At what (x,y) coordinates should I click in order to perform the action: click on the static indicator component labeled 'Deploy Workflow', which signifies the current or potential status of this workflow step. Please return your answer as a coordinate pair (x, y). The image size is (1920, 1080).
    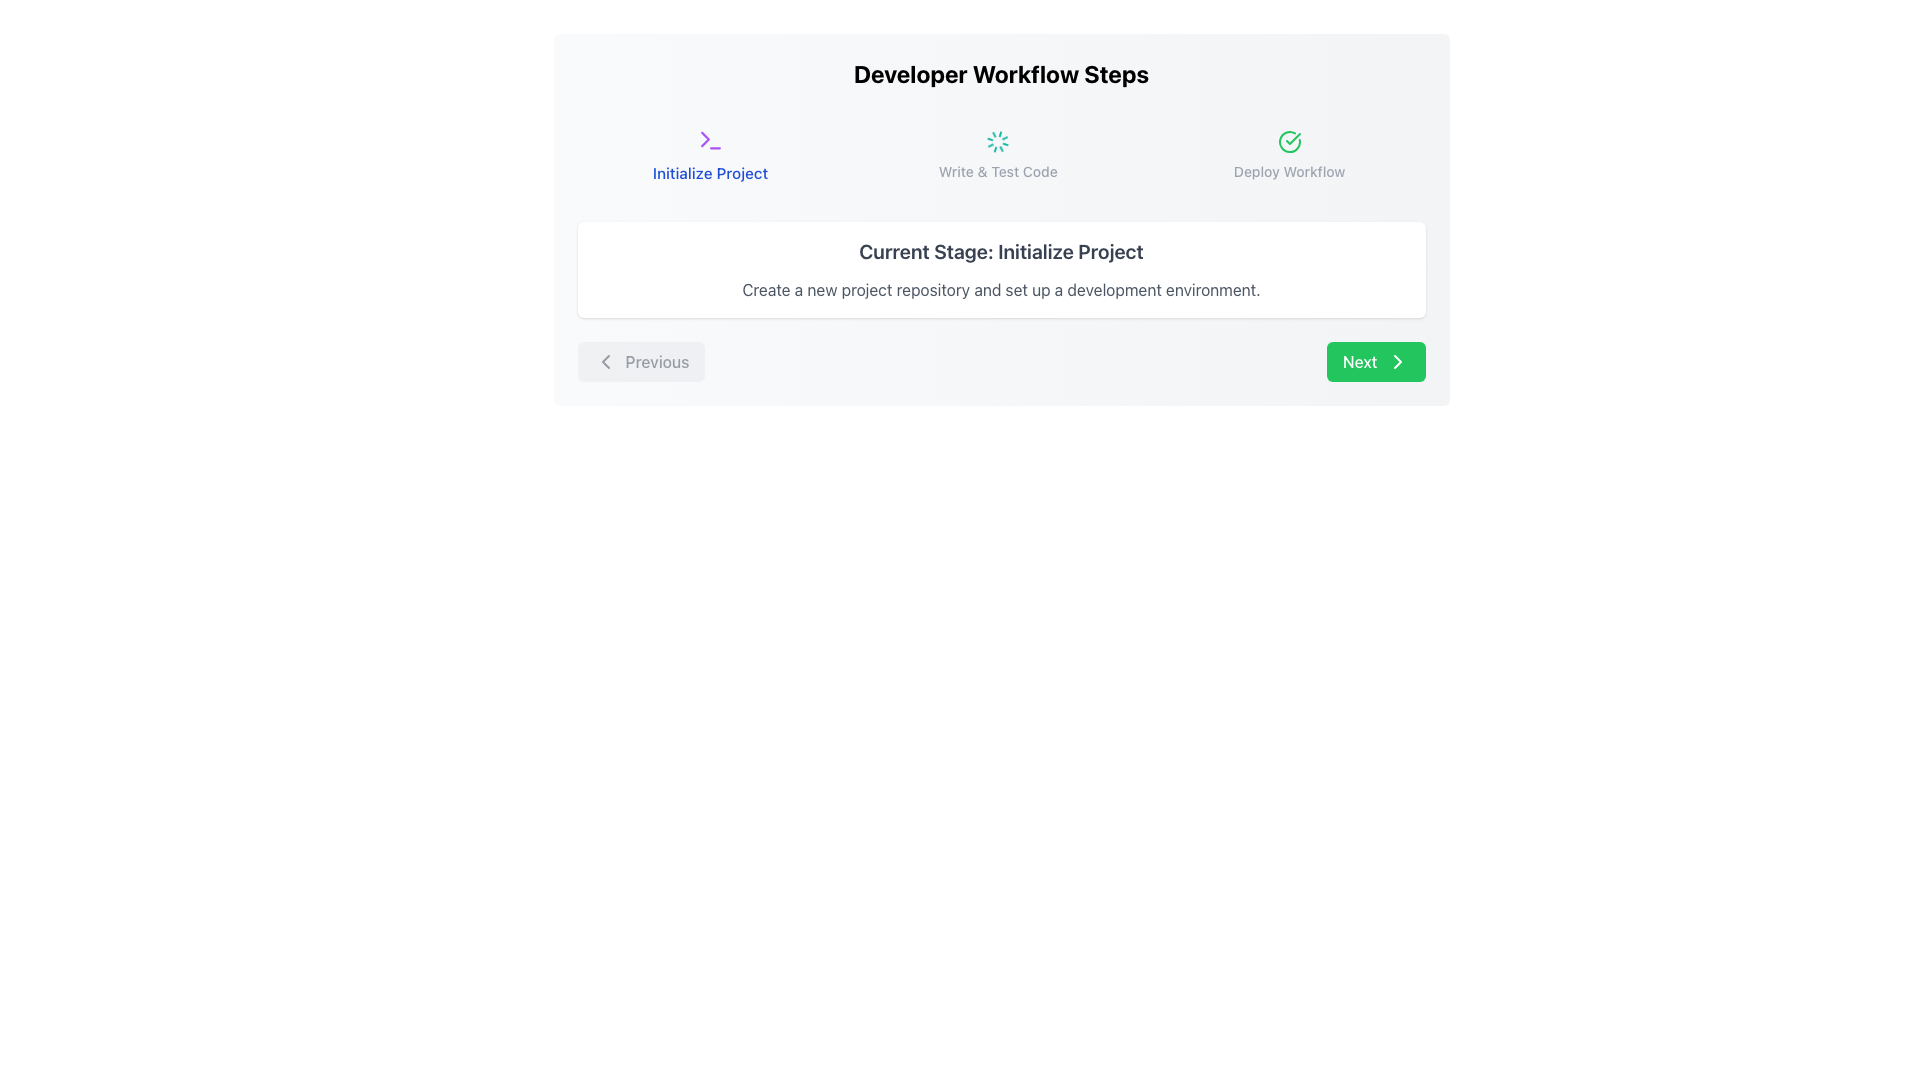
    Looking at the image, I should click on (1289, 154).